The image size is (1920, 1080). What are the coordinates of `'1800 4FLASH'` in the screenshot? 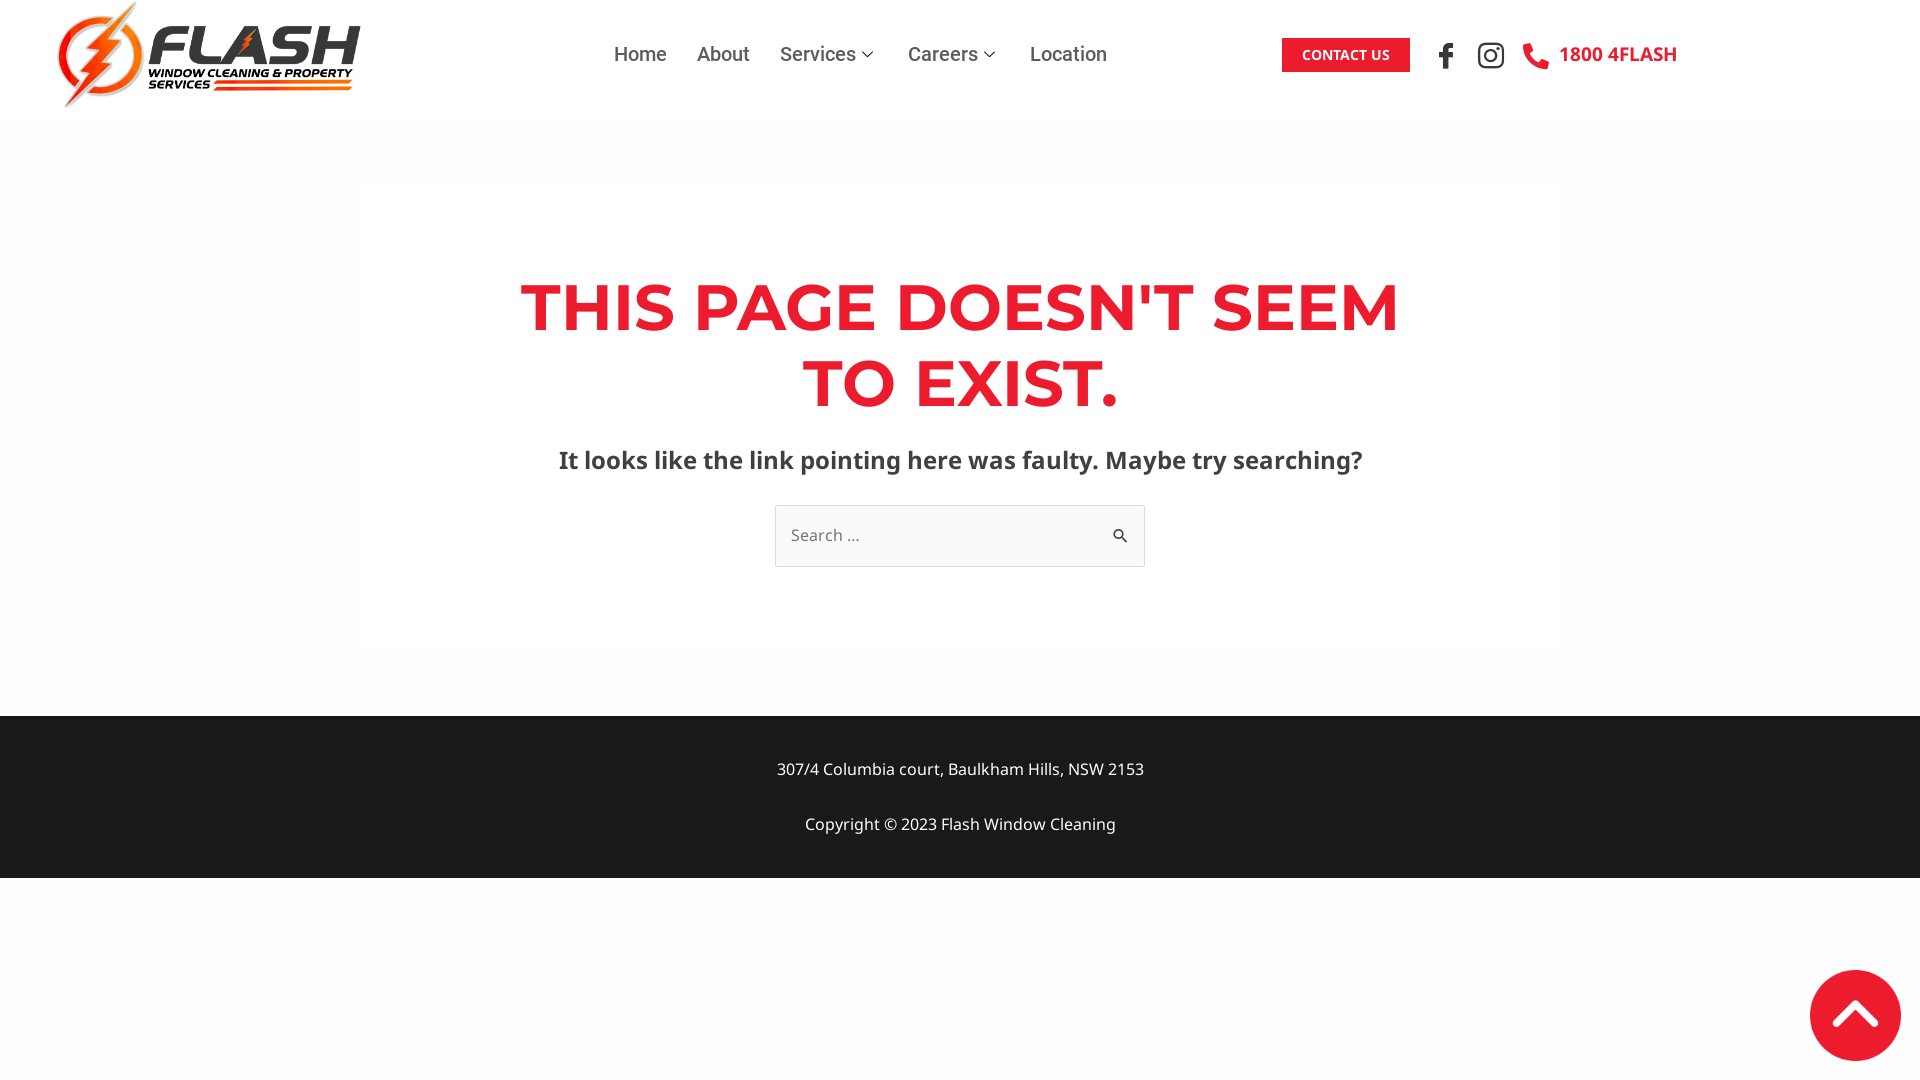 It's located at (1600, 53).